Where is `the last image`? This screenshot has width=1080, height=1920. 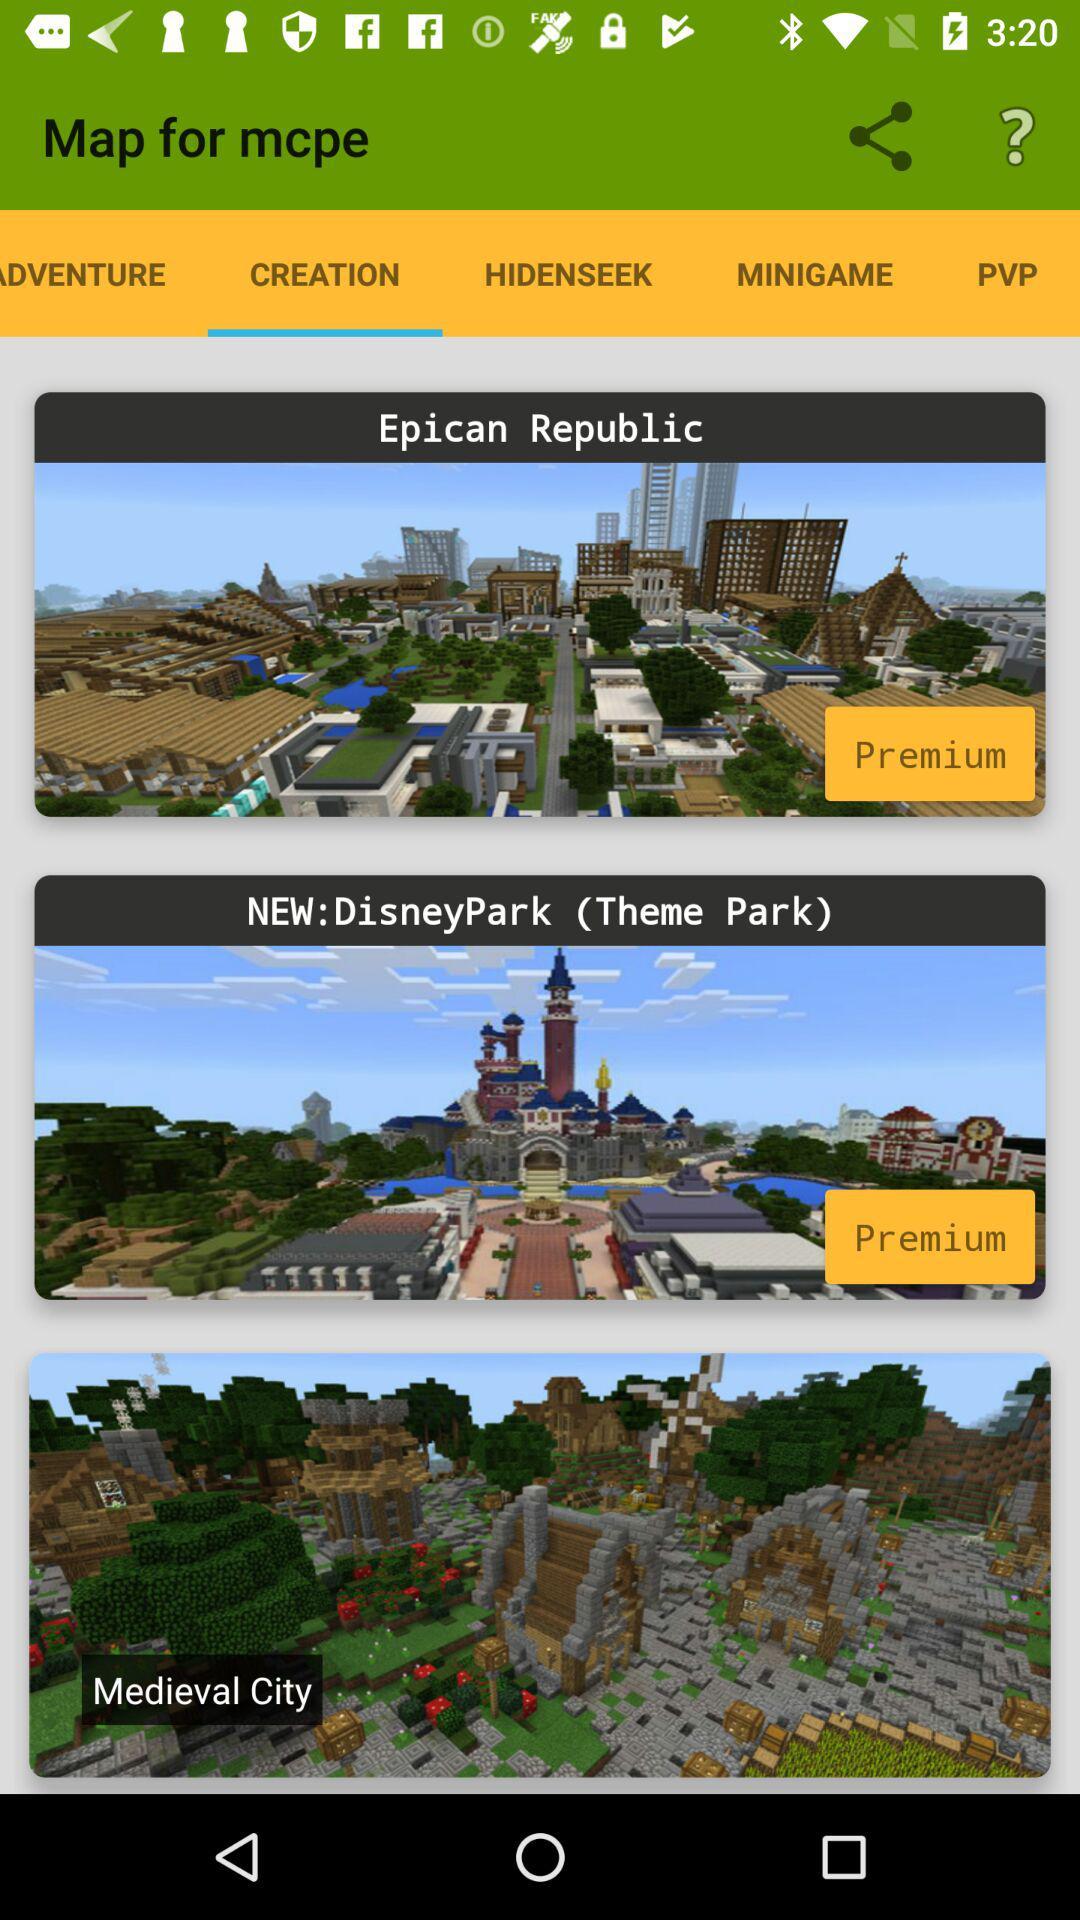 the last image is located at coordinates (540, 1560).